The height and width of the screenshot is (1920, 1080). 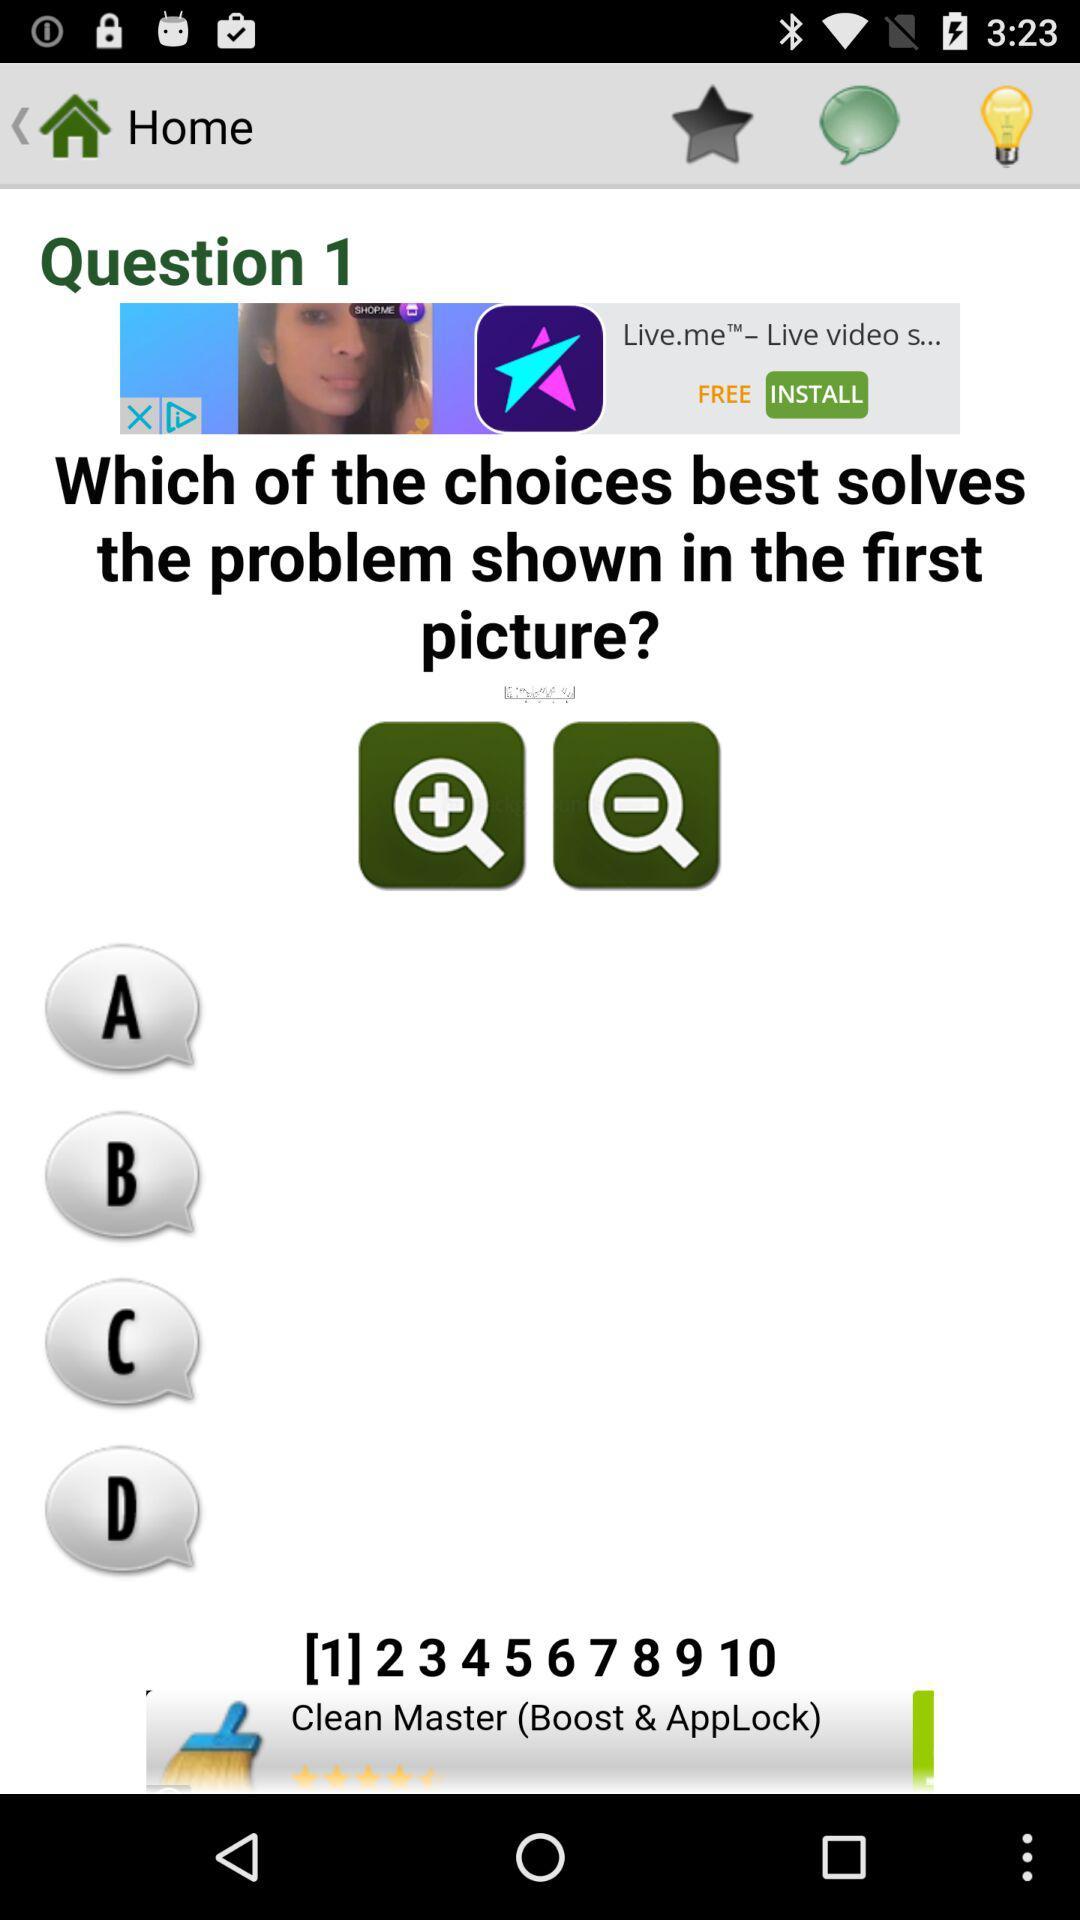 What do you see at coordinates (442, 806) in the screenshot?
I see `the zoom button` at bounding box center [442, 806].